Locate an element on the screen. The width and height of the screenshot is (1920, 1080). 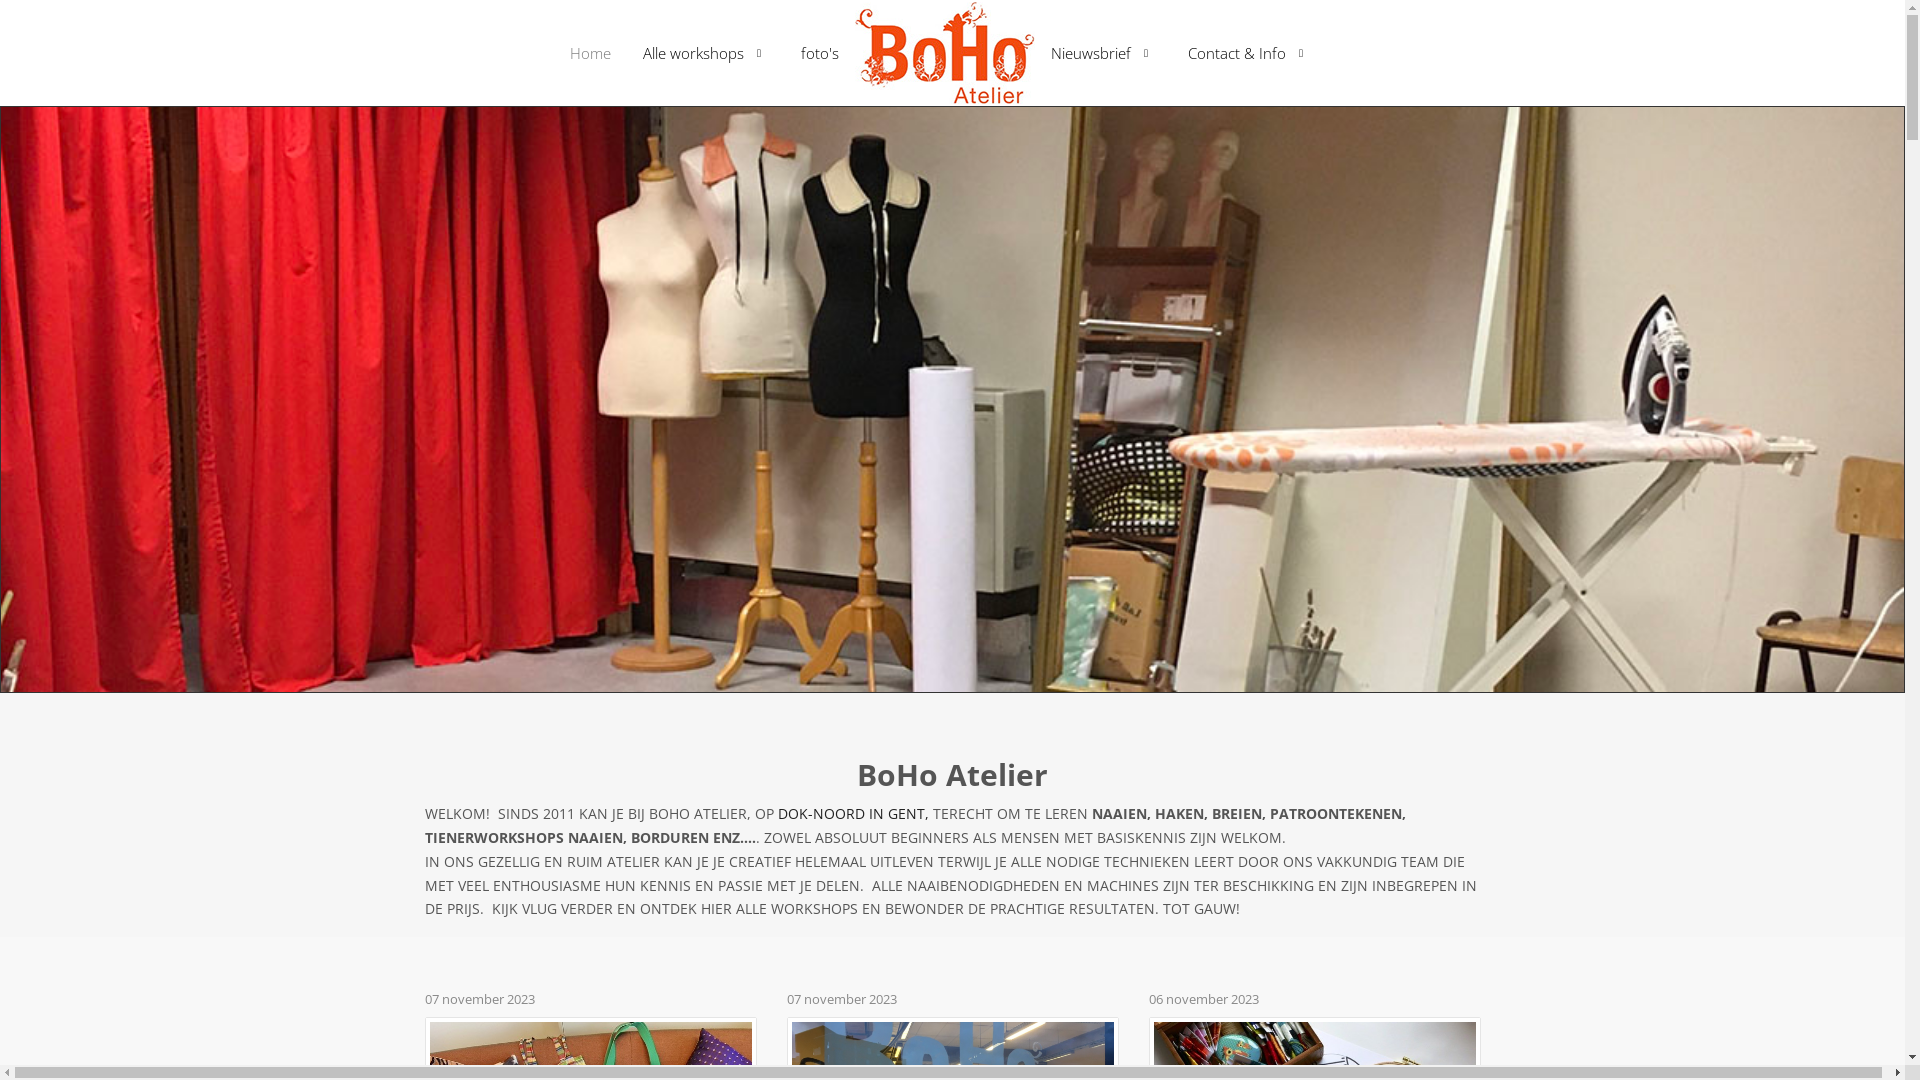
'Alle workshops' is located at coordinates (626, 52).